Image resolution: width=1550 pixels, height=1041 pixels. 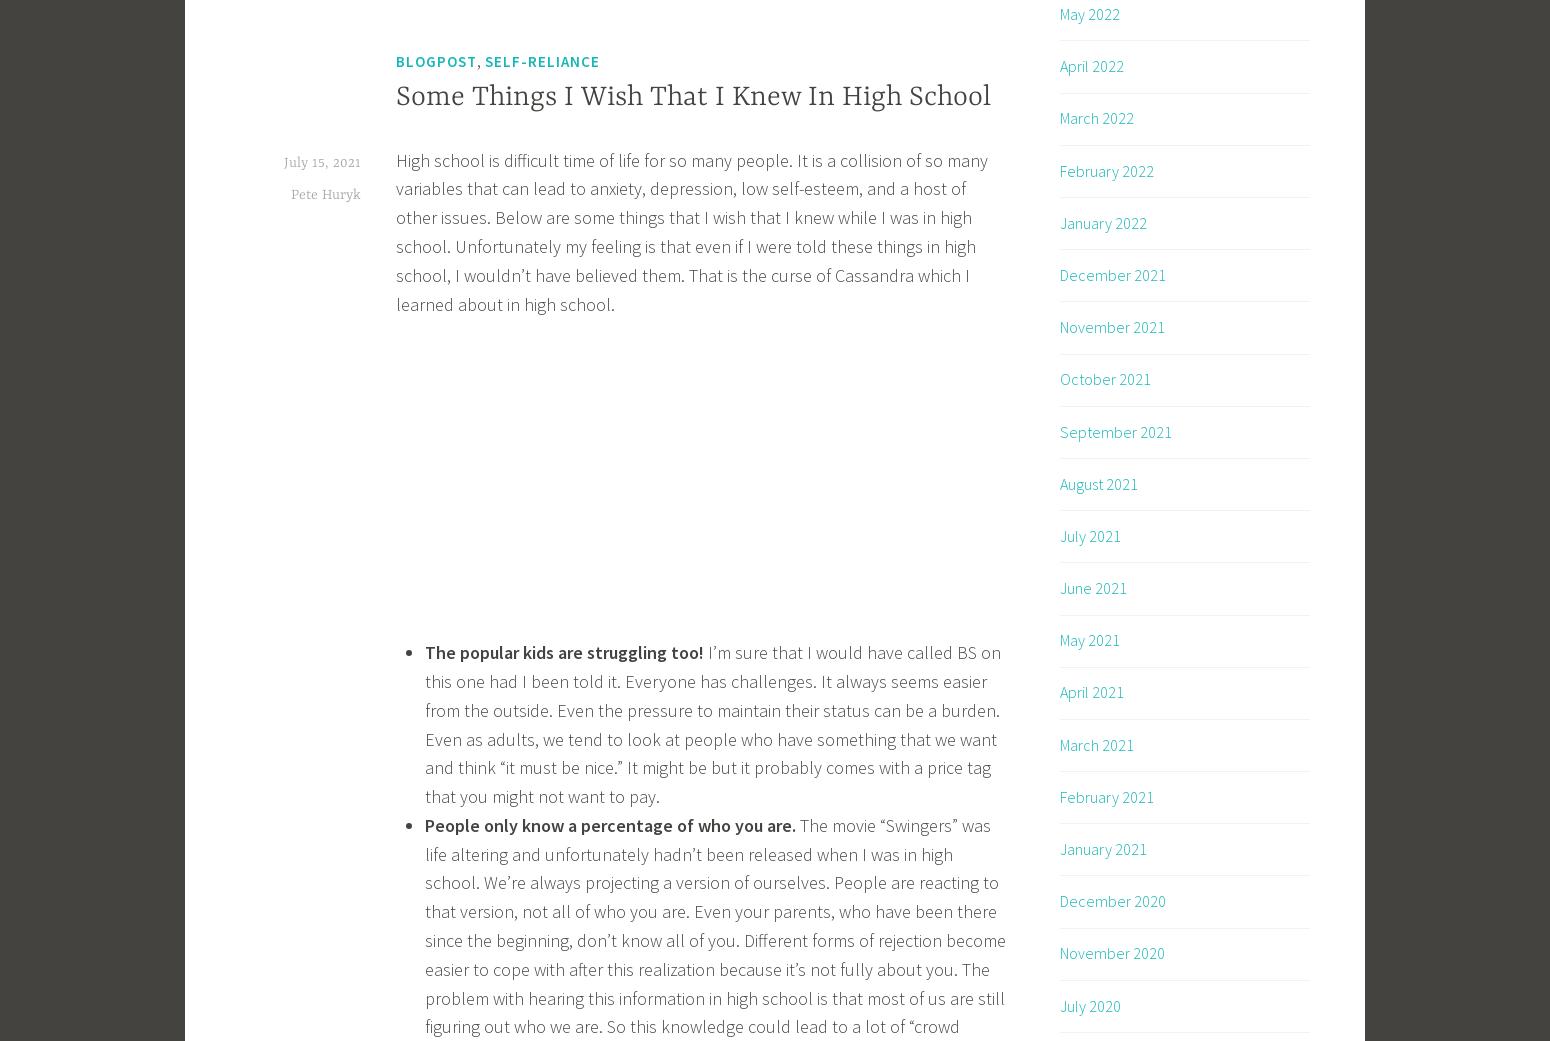 I want to click on 'January 2022', so click(x=1102, y=221).